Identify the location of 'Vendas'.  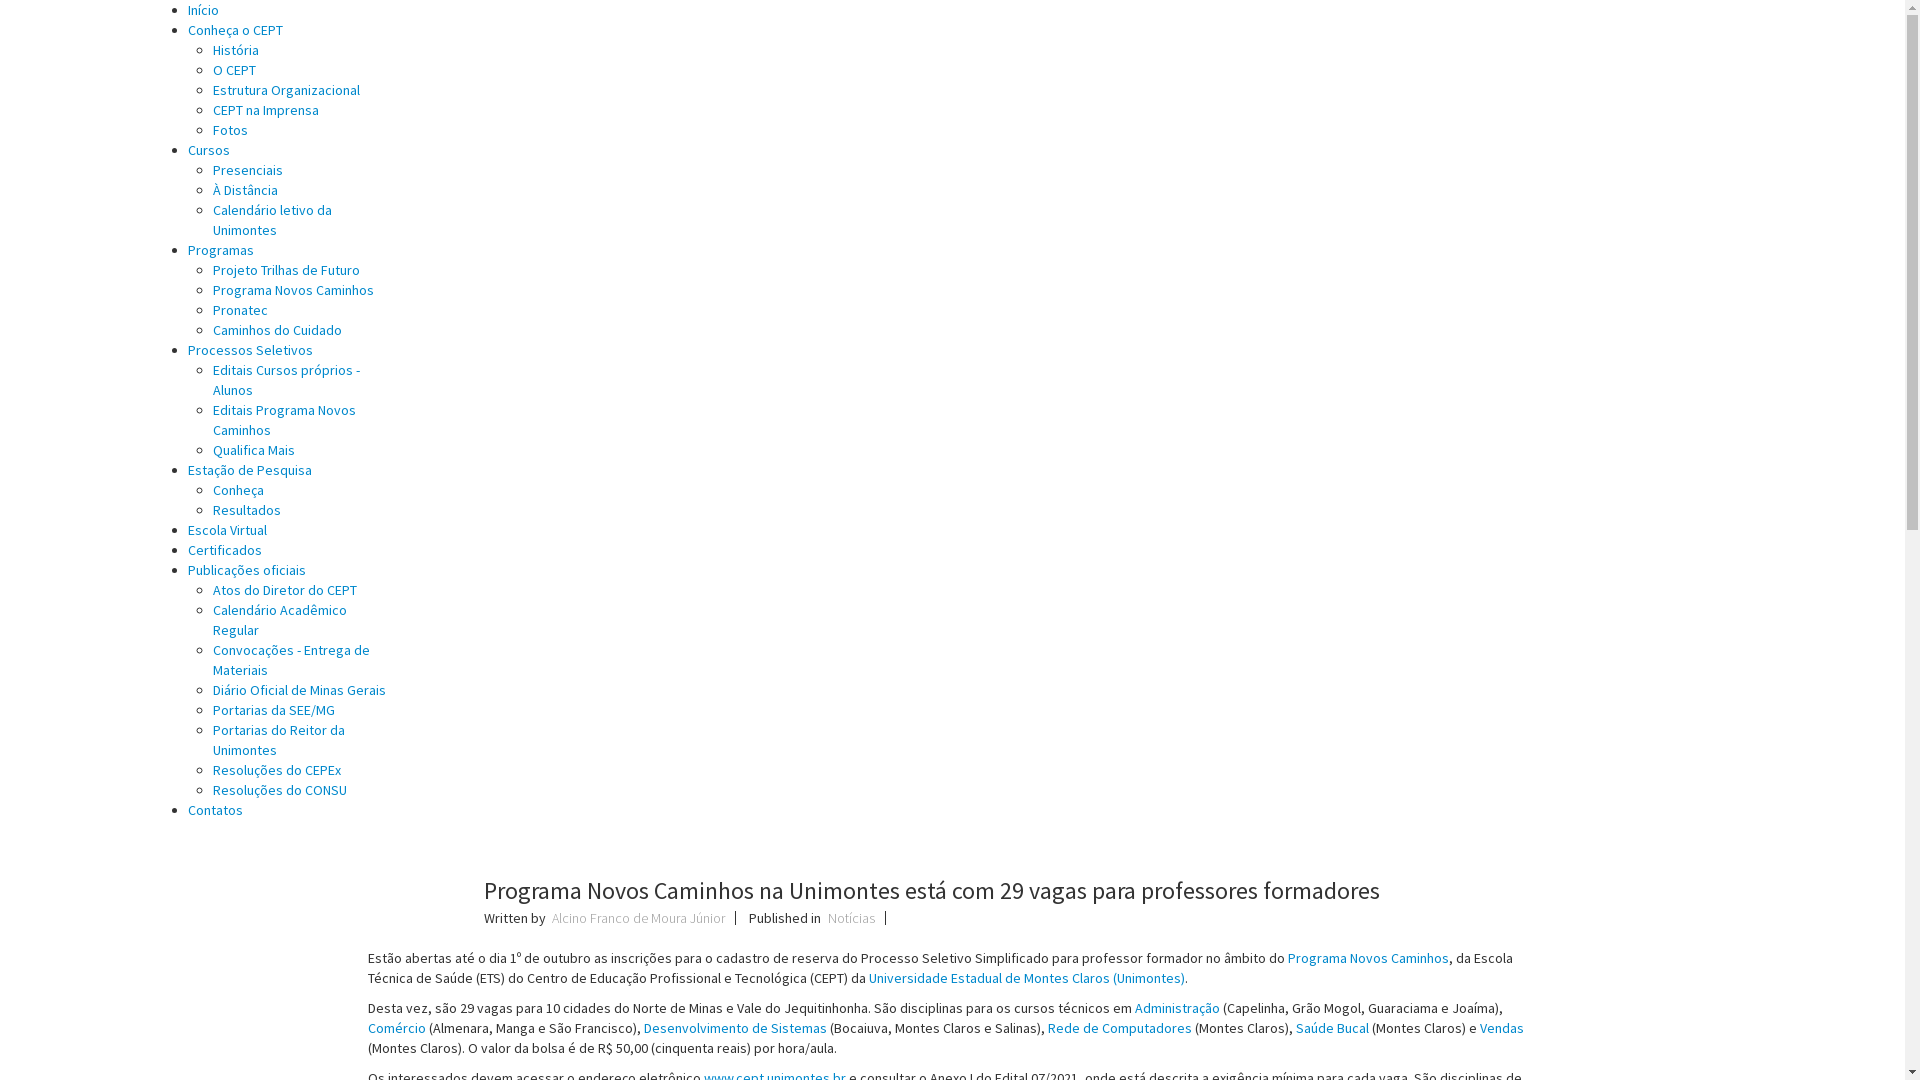
(1502, 1028).